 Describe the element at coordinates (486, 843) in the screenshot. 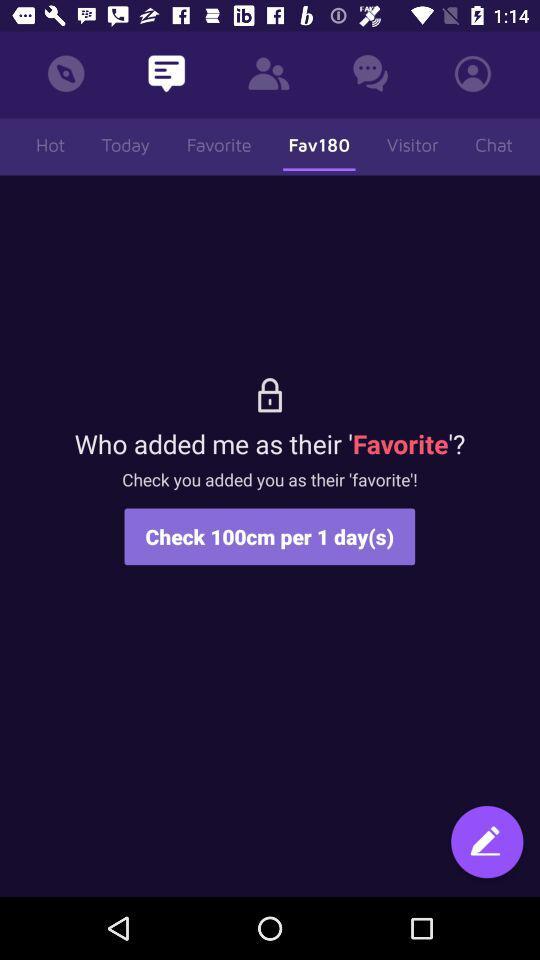

I see `write message` at that location.